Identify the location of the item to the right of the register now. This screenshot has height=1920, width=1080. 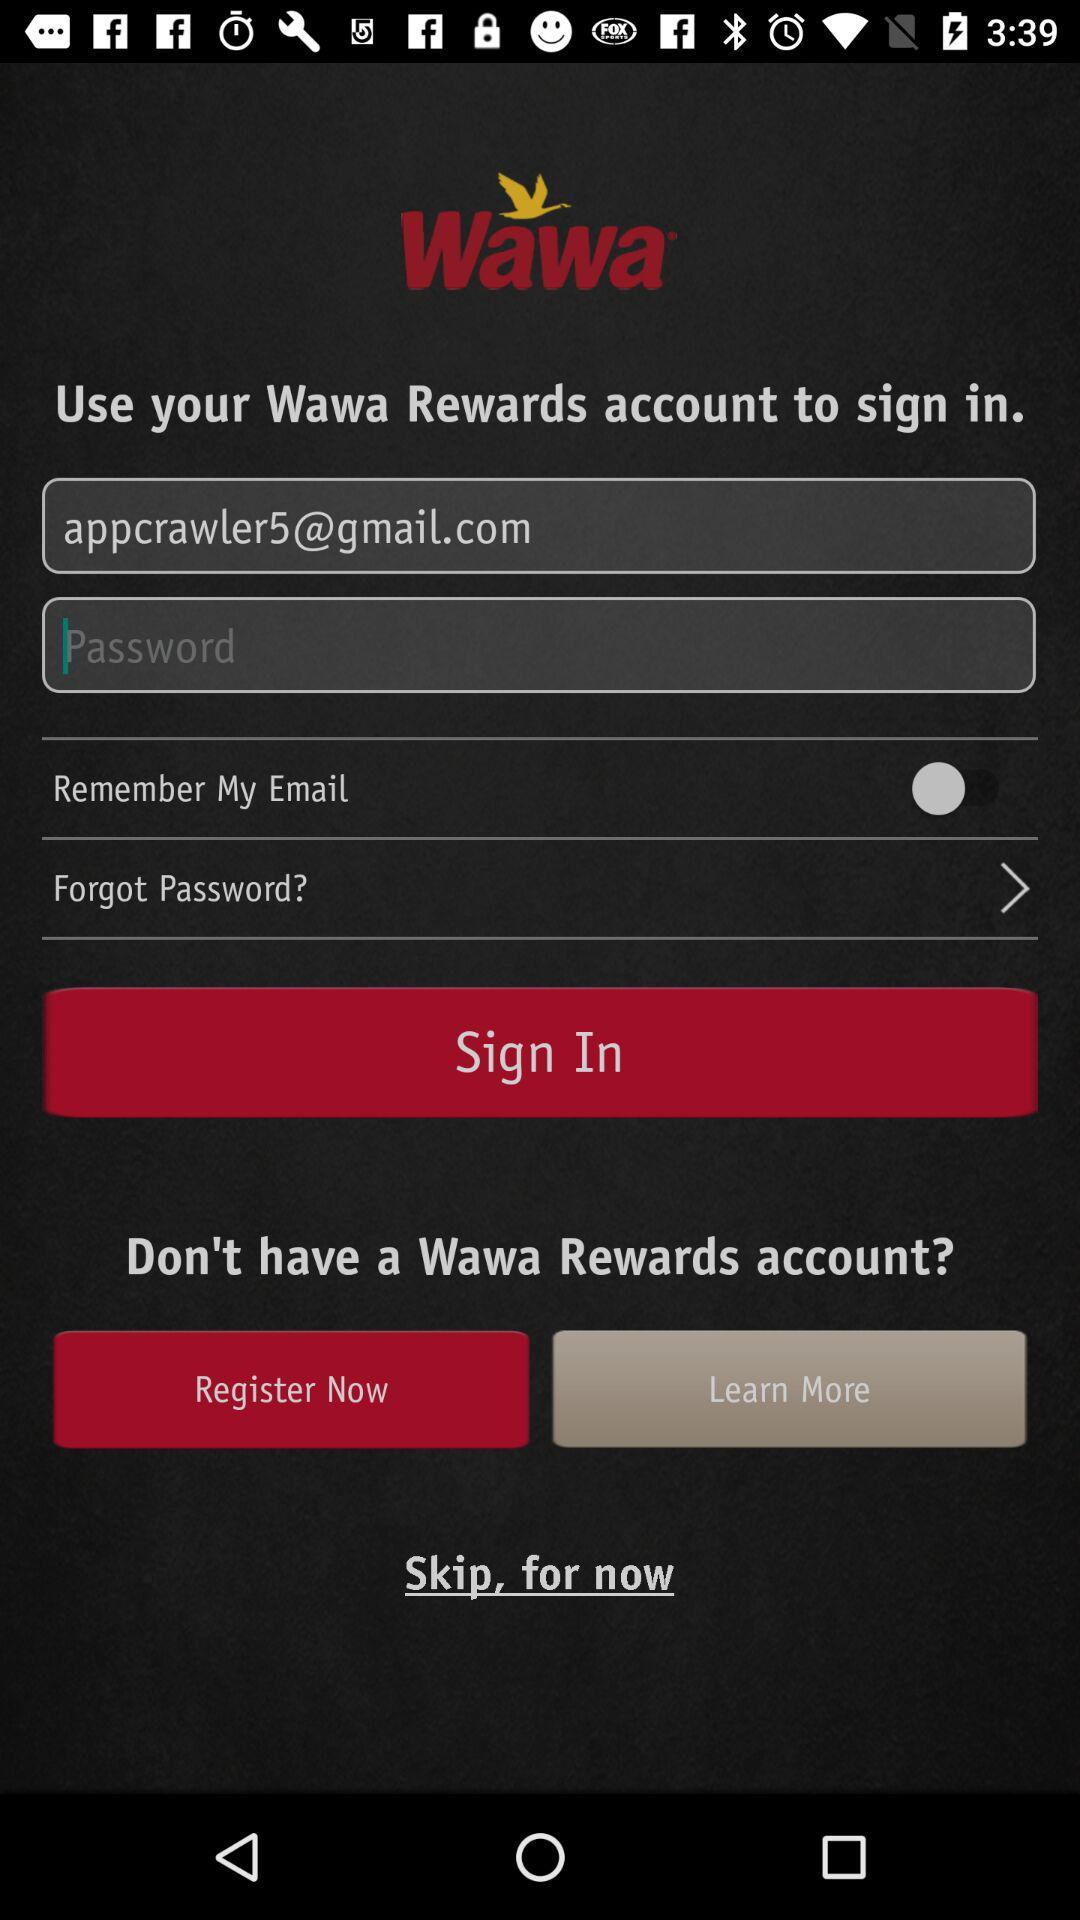
(788, 1388).